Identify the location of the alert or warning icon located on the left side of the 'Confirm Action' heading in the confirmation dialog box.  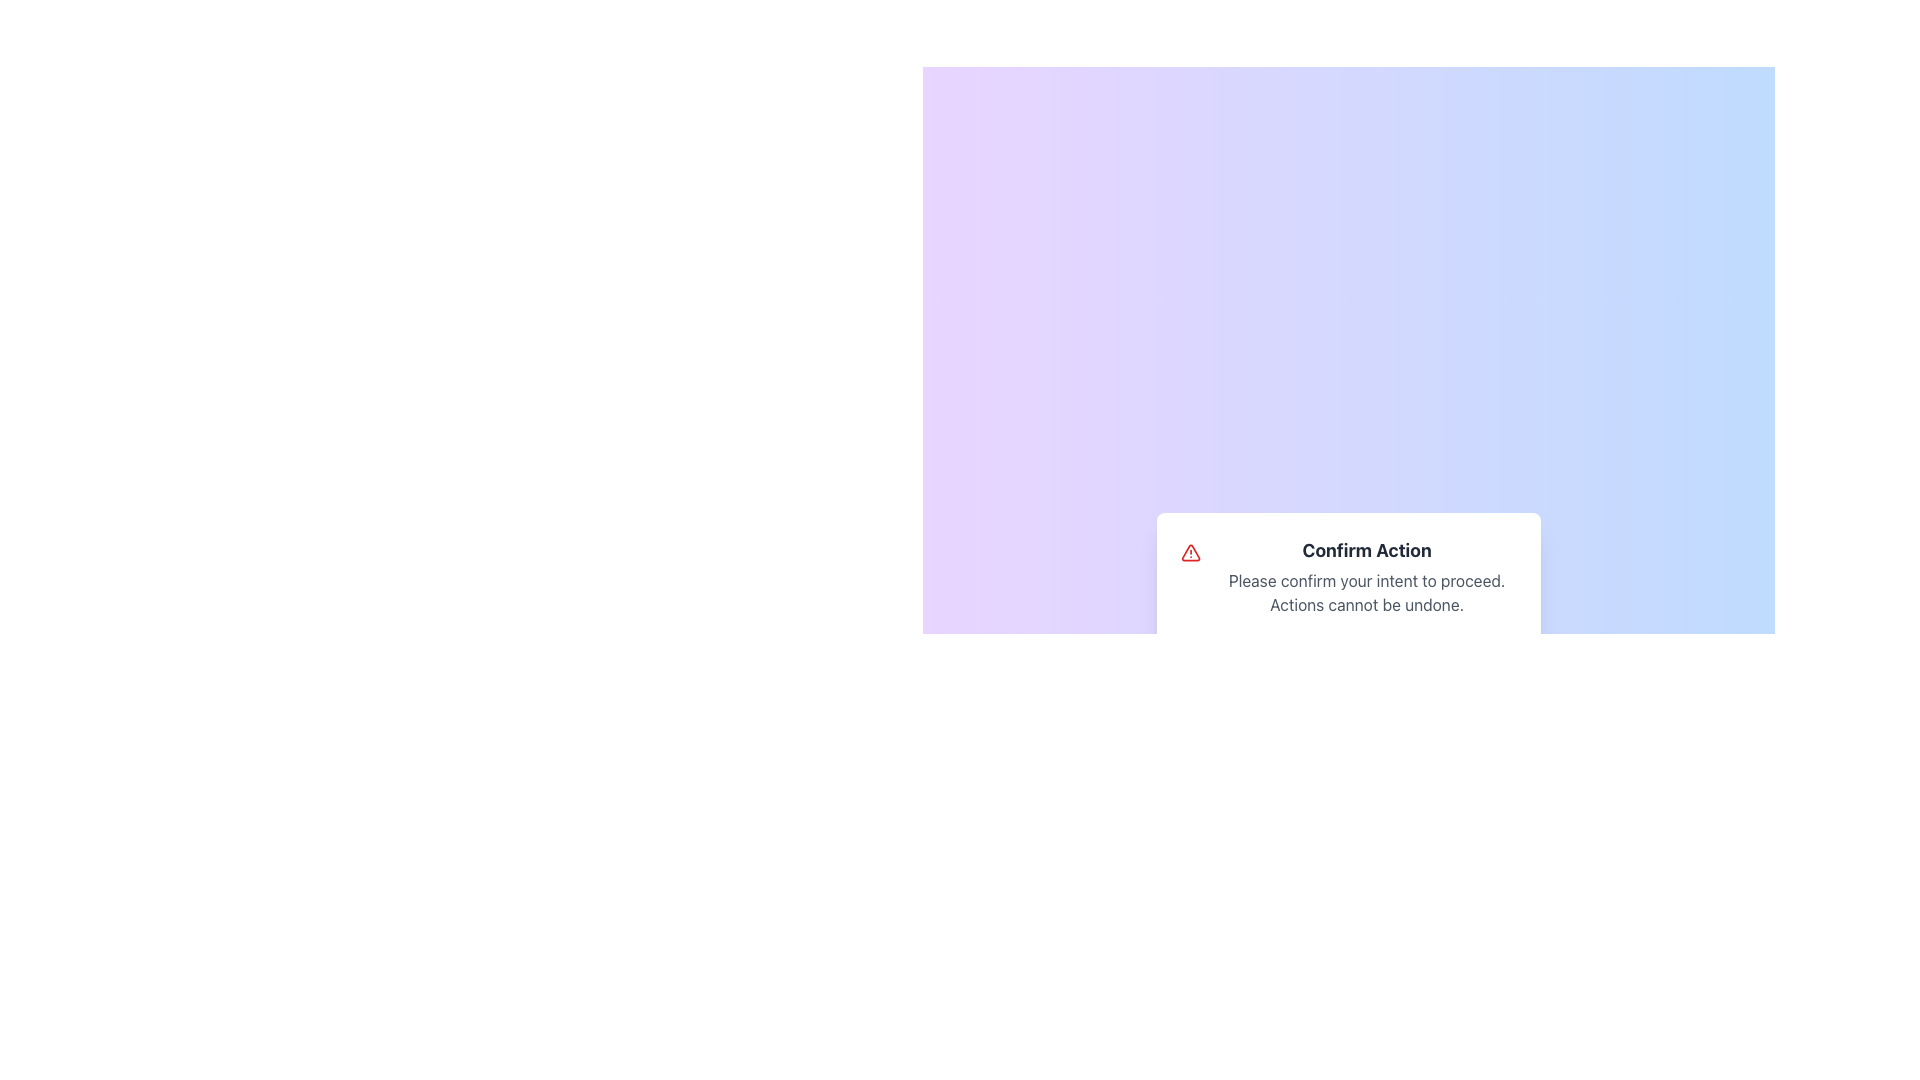
(1191, 552).